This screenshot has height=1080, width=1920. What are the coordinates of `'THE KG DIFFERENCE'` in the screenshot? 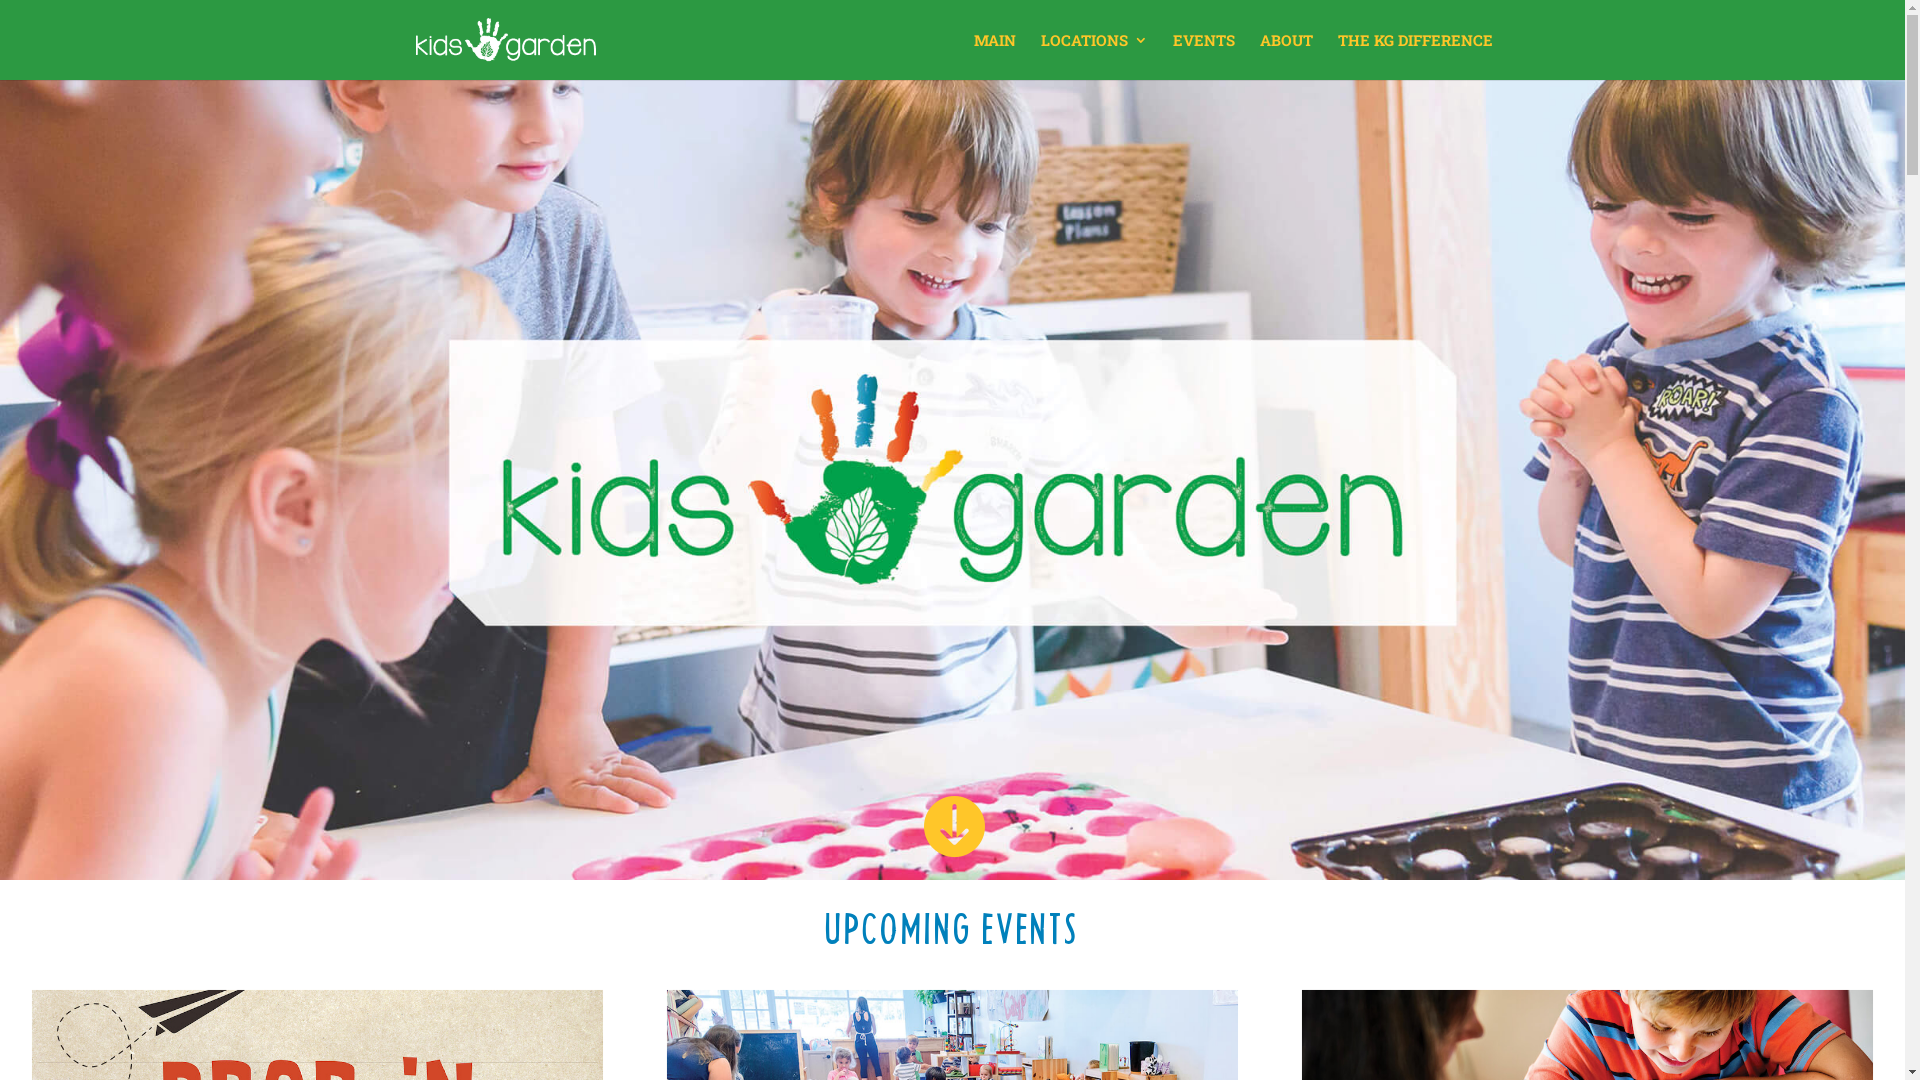 It's located at (1338, 55).